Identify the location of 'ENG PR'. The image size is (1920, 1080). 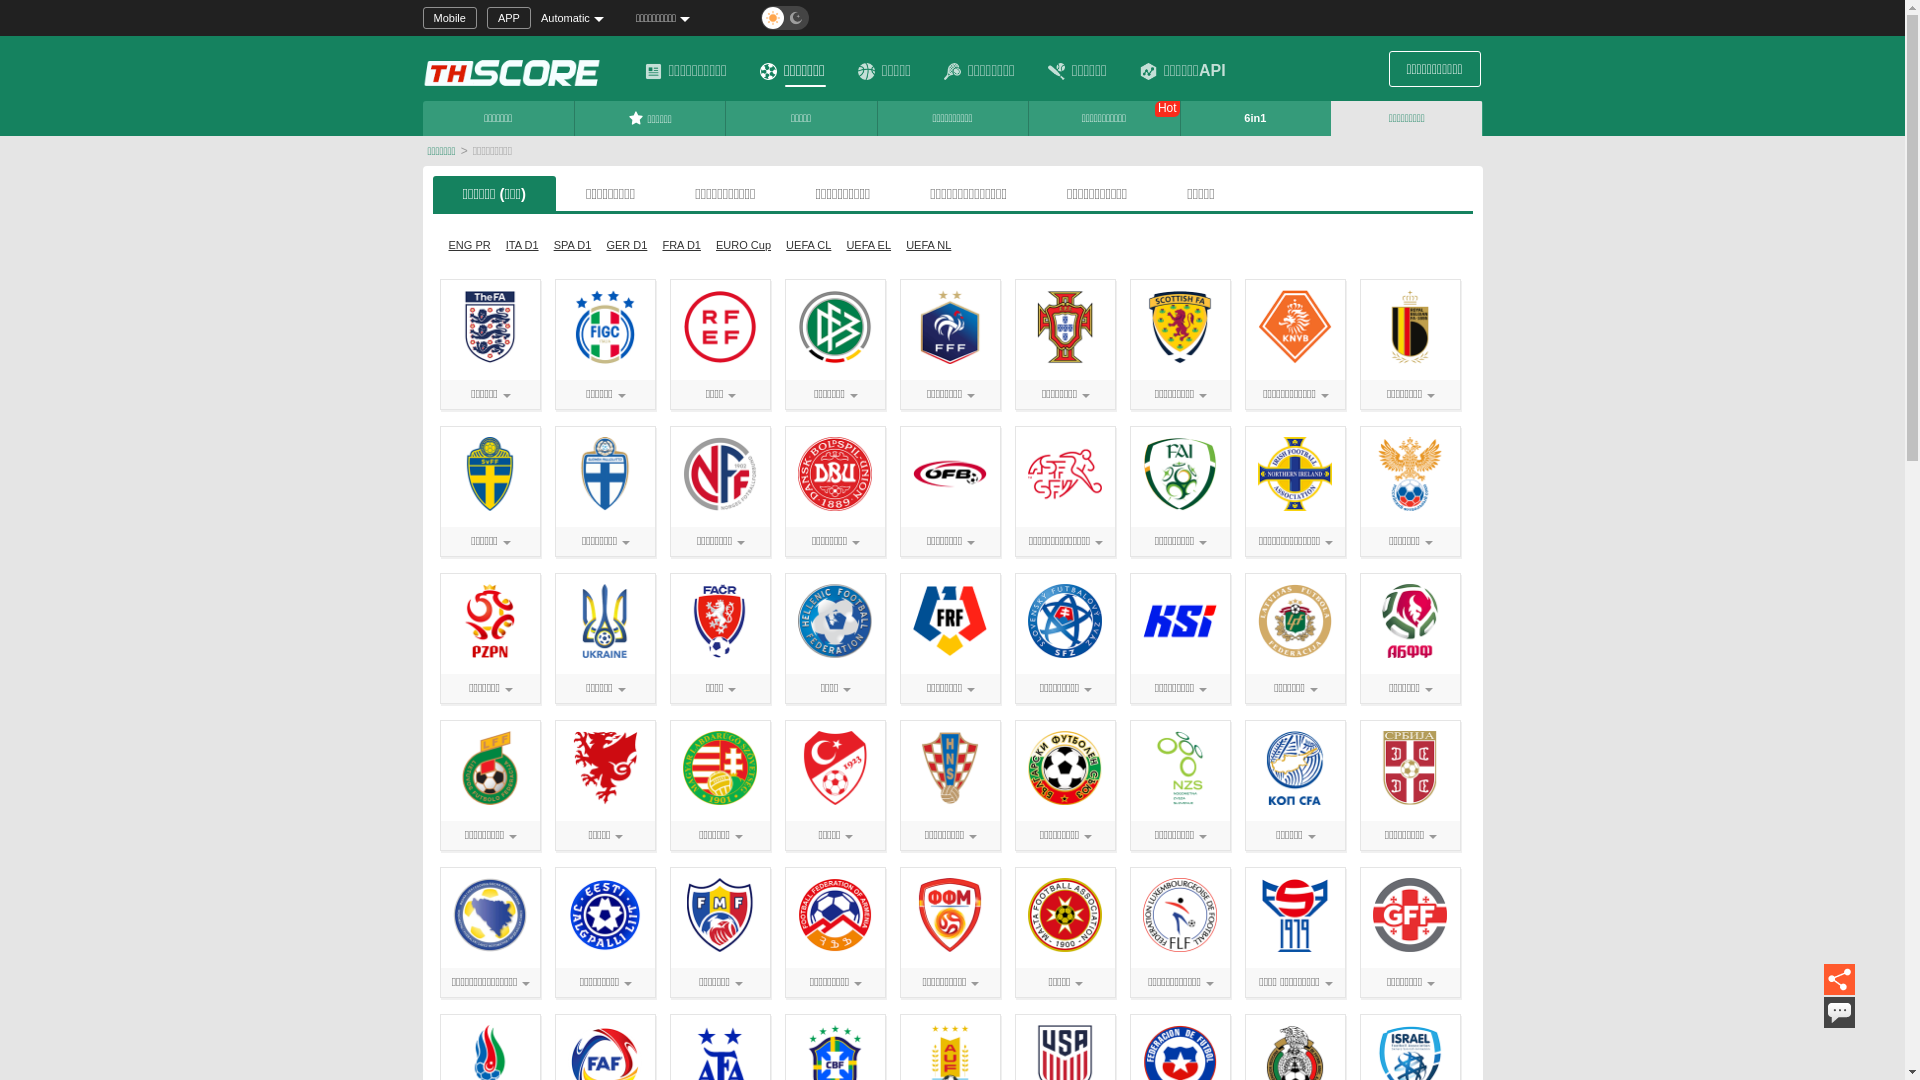
(440, 244).